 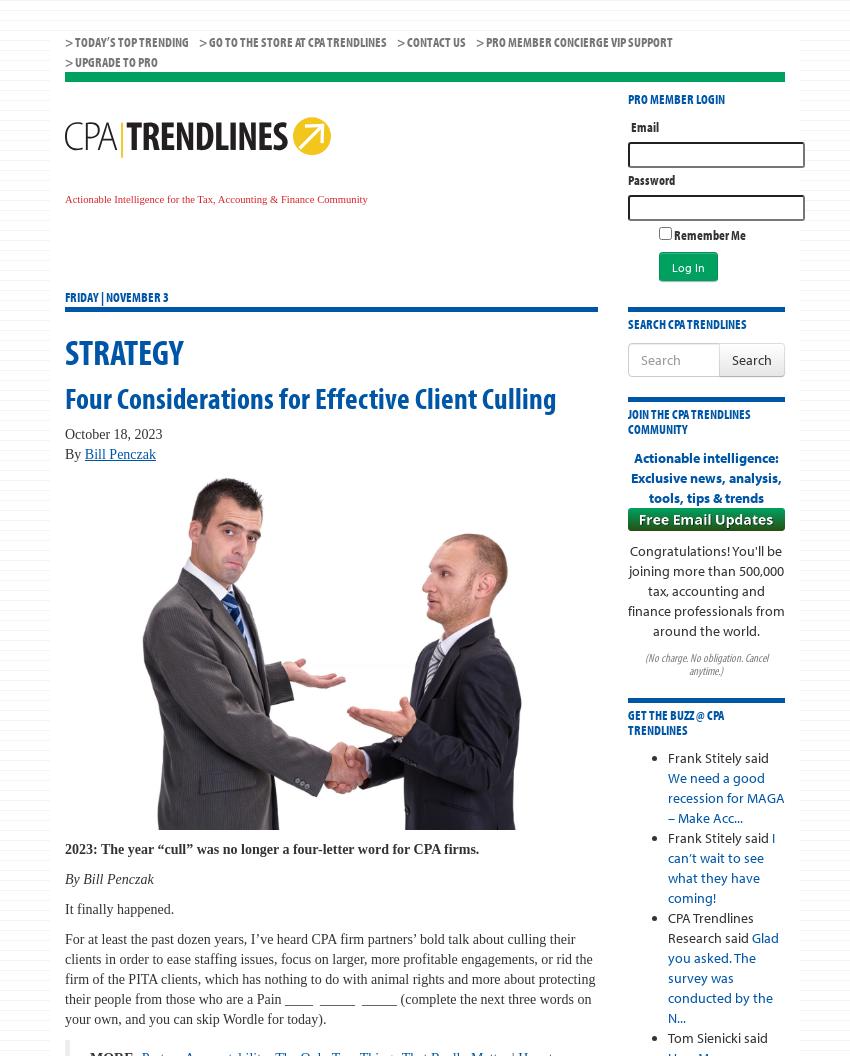 What do you see at coordinates (574, 42) in the screenshot?
I see `'> PRO MEMBER CONCIERGE VIP SUPPORT'` at bounding box center [574, 42].